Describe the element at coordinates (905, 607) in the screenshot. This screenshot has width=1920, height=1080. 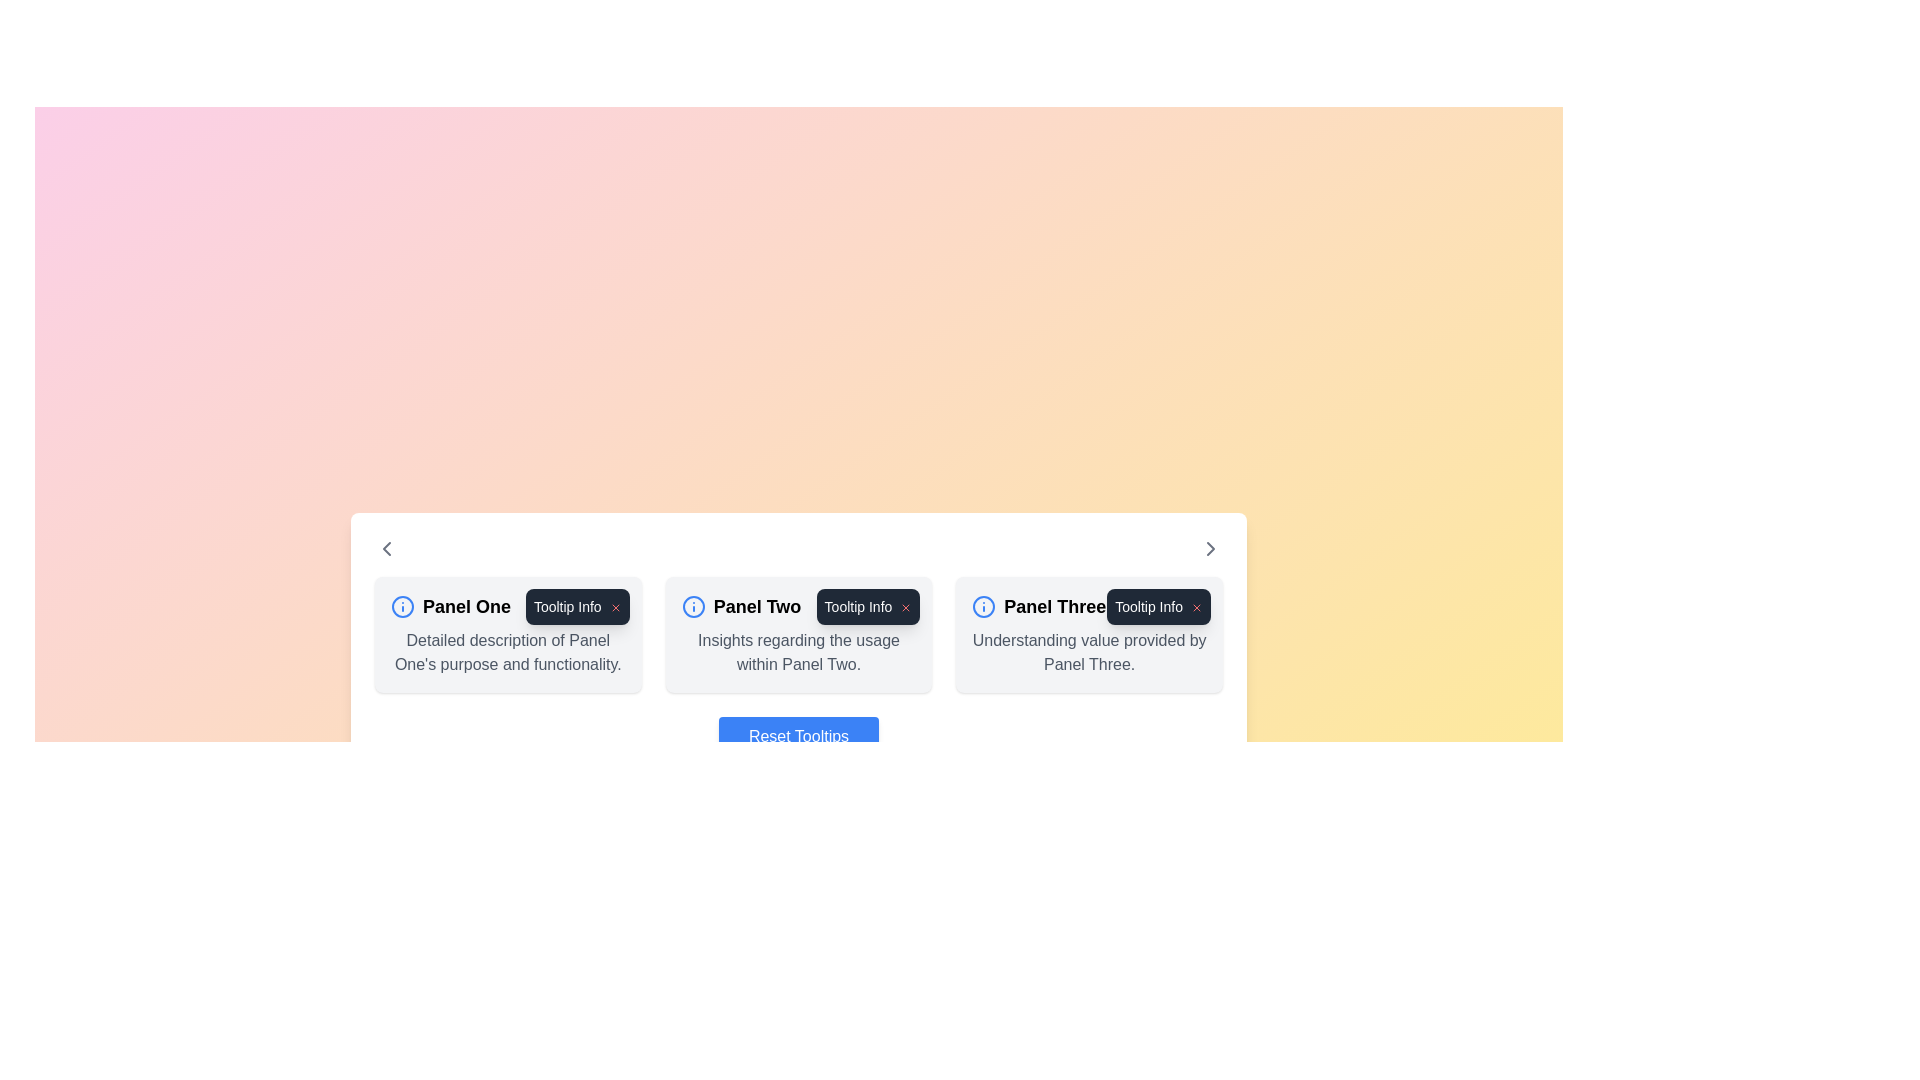
I see `the Close button icon at the top-right corner of the tooltip associated with 'Panel Two'` at that location.